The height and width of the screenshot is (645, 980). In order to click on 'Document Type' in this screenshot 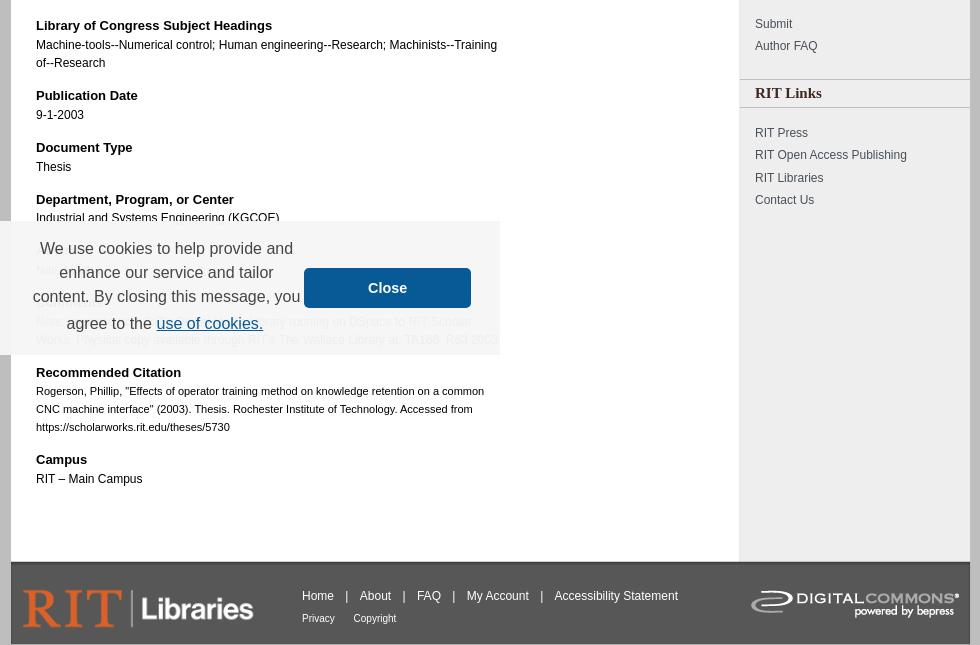, I will do `click(83, 145)`.